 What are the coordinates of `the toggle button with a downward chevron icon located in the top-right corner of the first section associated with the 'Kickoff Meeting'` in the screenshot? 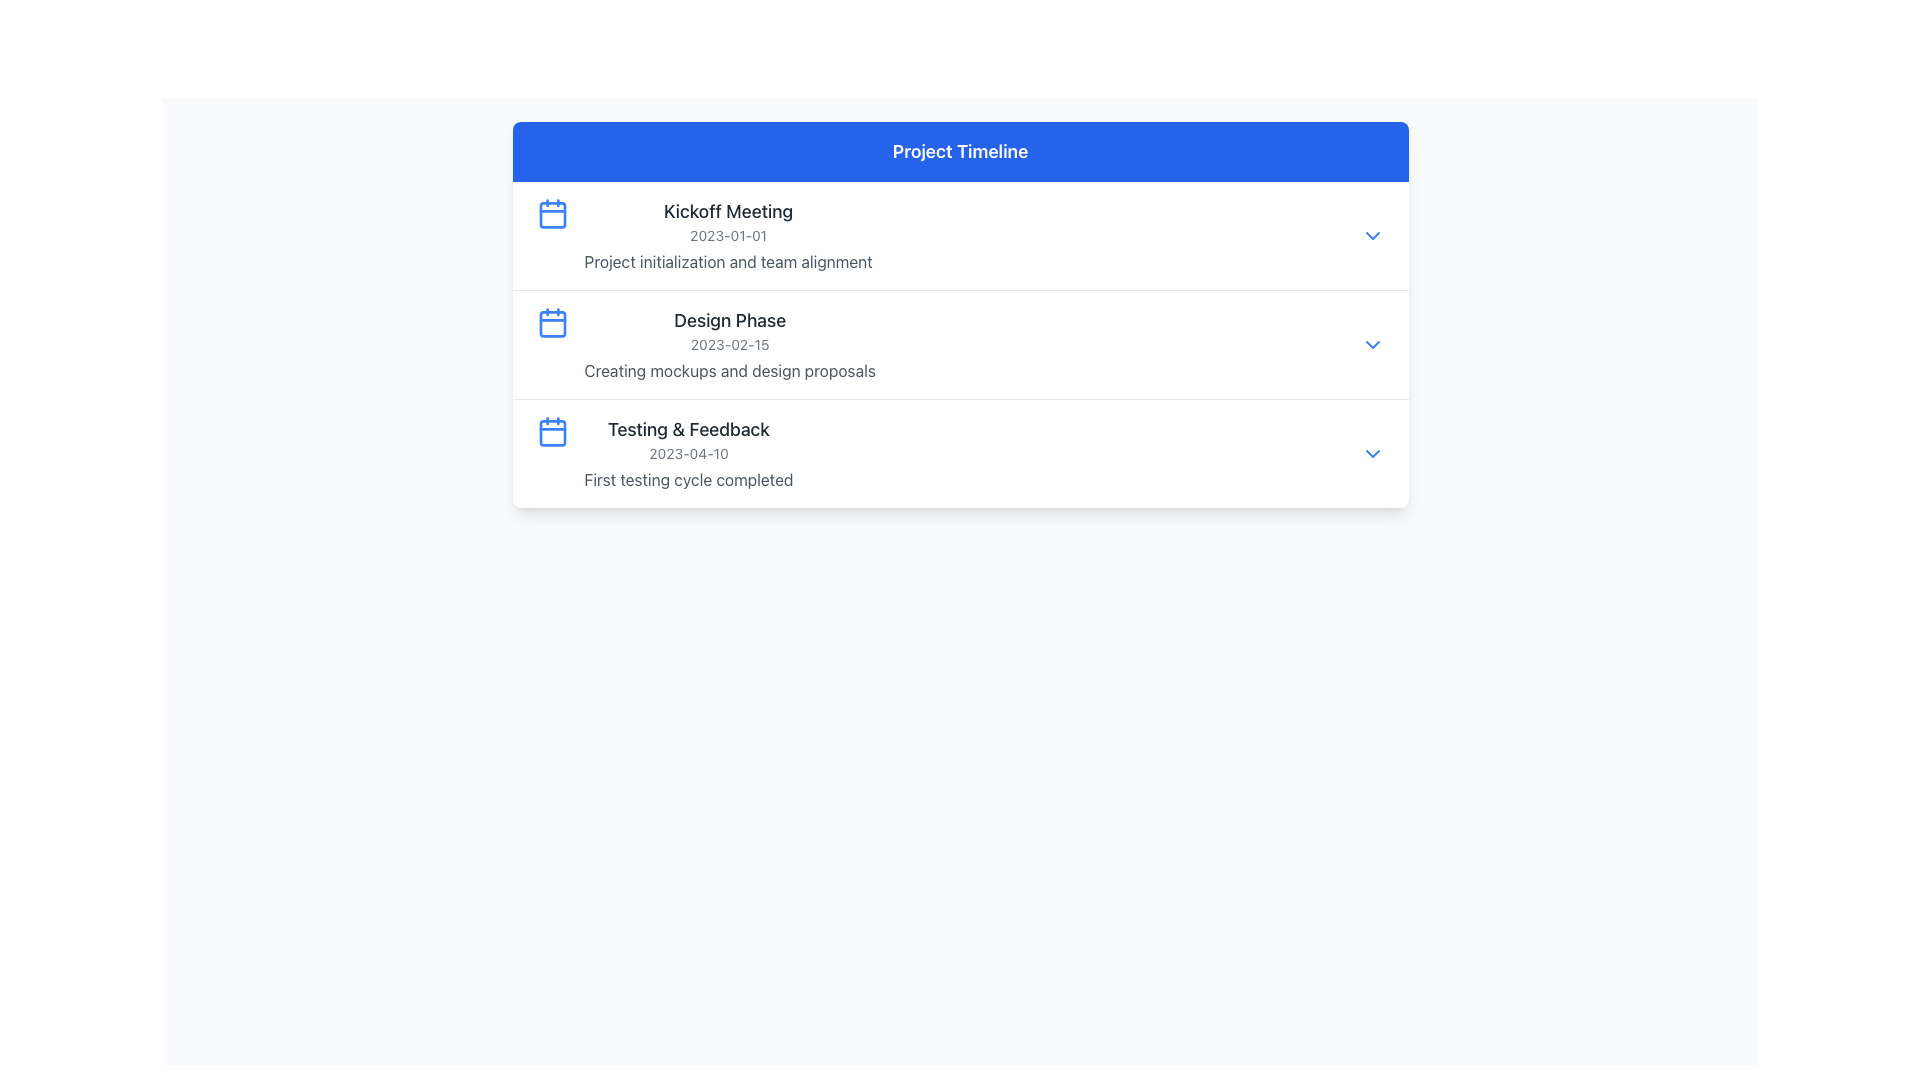 It's located at (1371, 234).